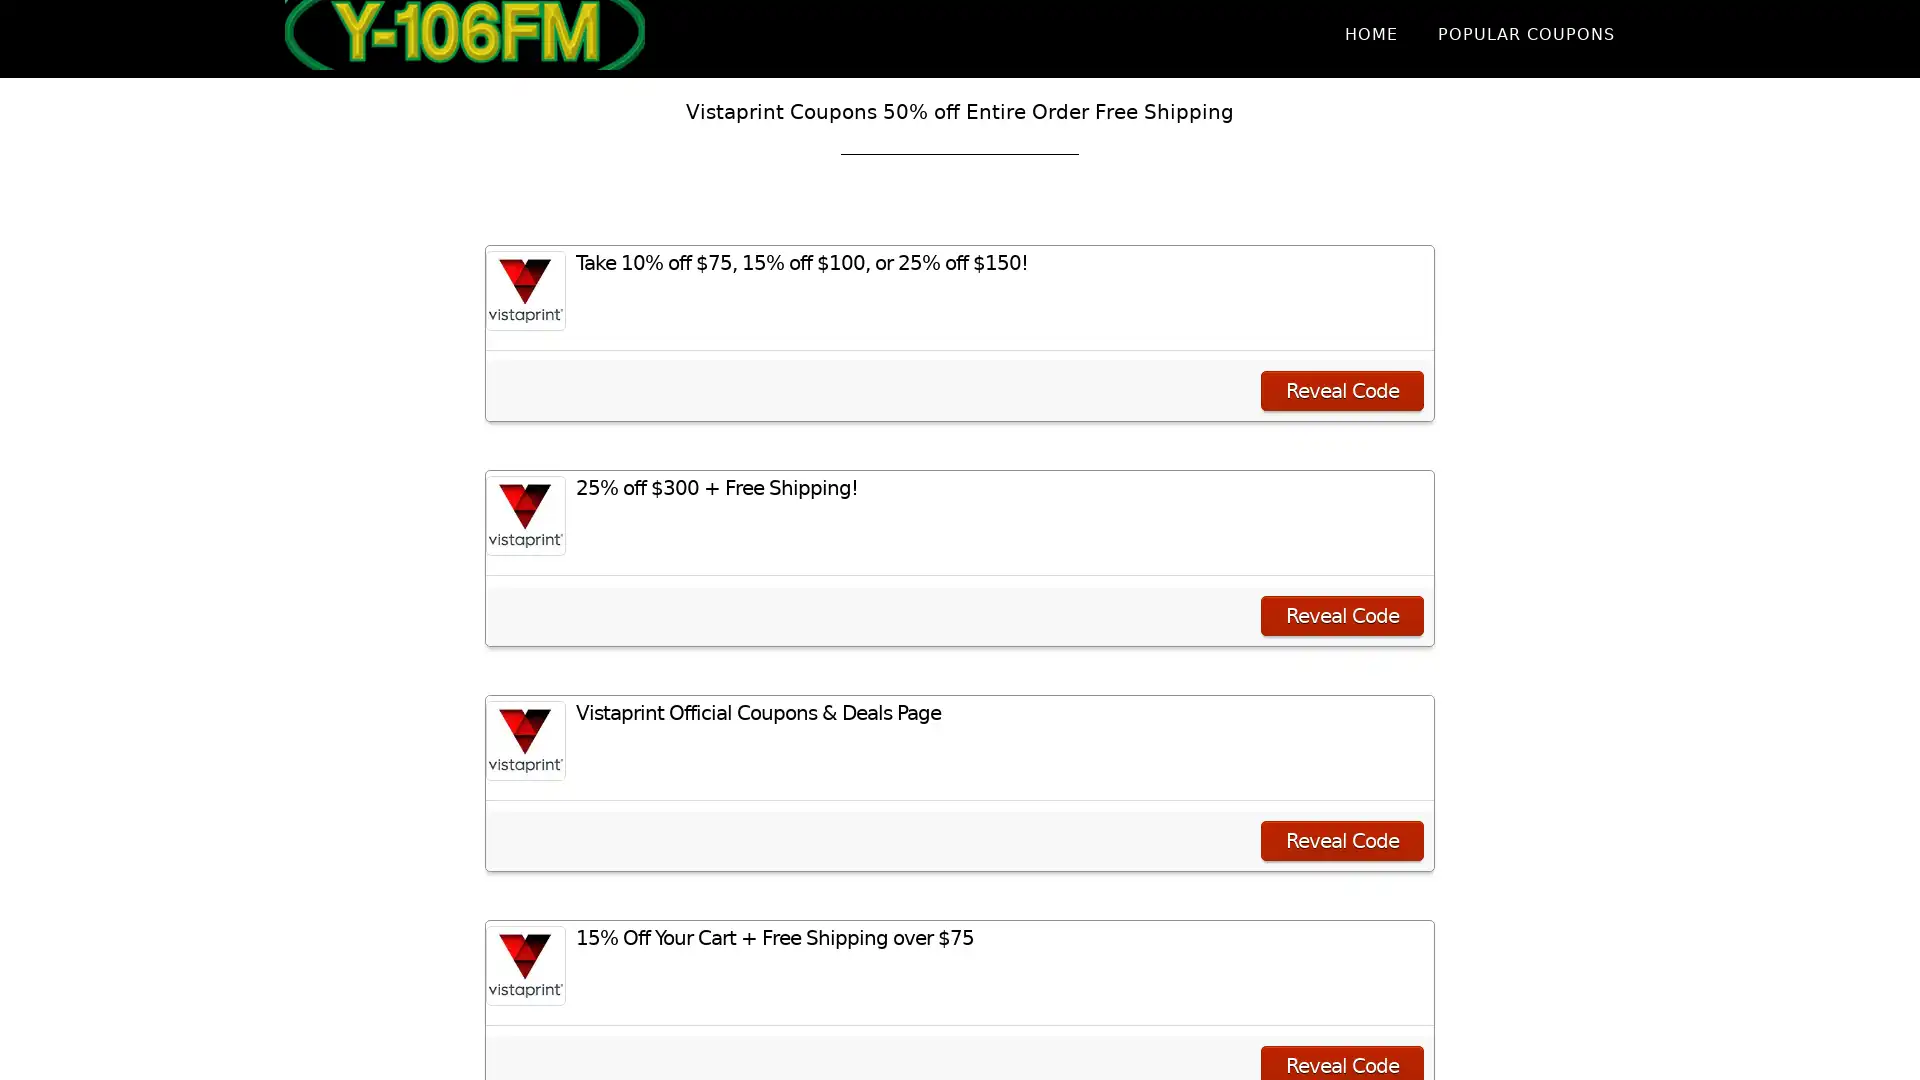  What do you see at coordinates (1342, 615) in the screenshot?
I see `Reveal Code` at bounding box center [1342, 615].